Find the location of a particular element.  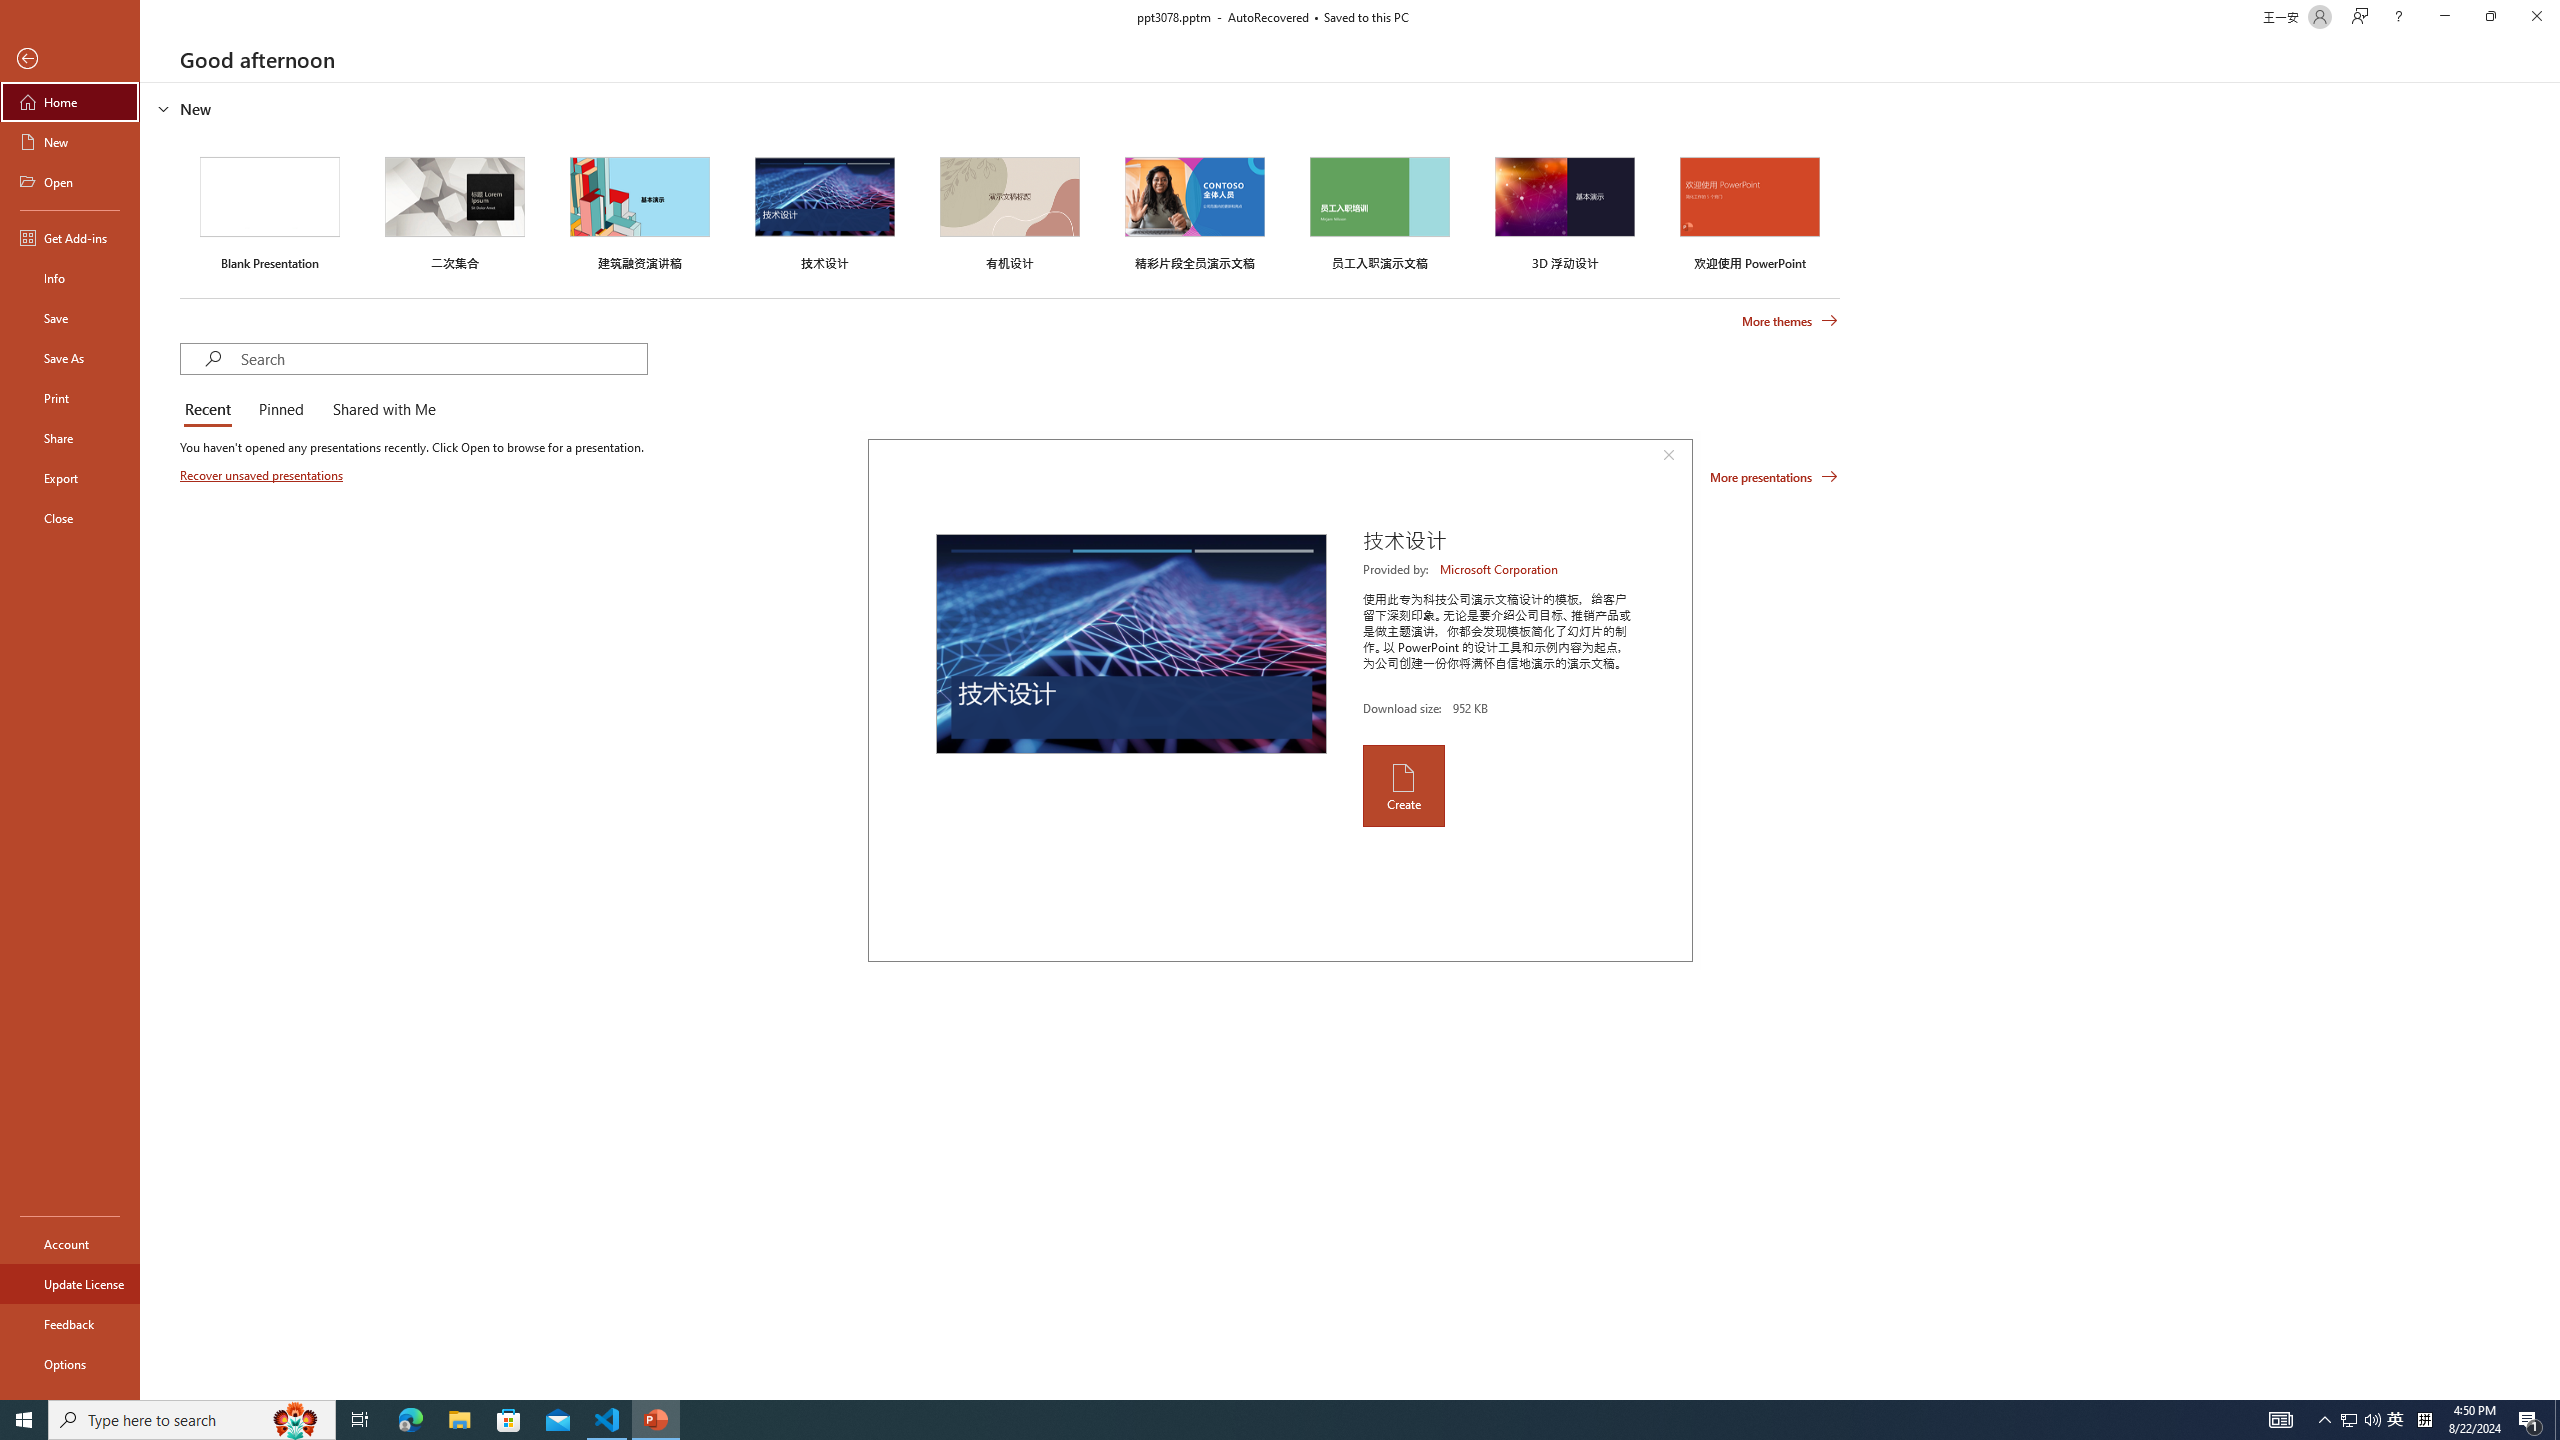

'Print' is located at coordinates (69, 397).